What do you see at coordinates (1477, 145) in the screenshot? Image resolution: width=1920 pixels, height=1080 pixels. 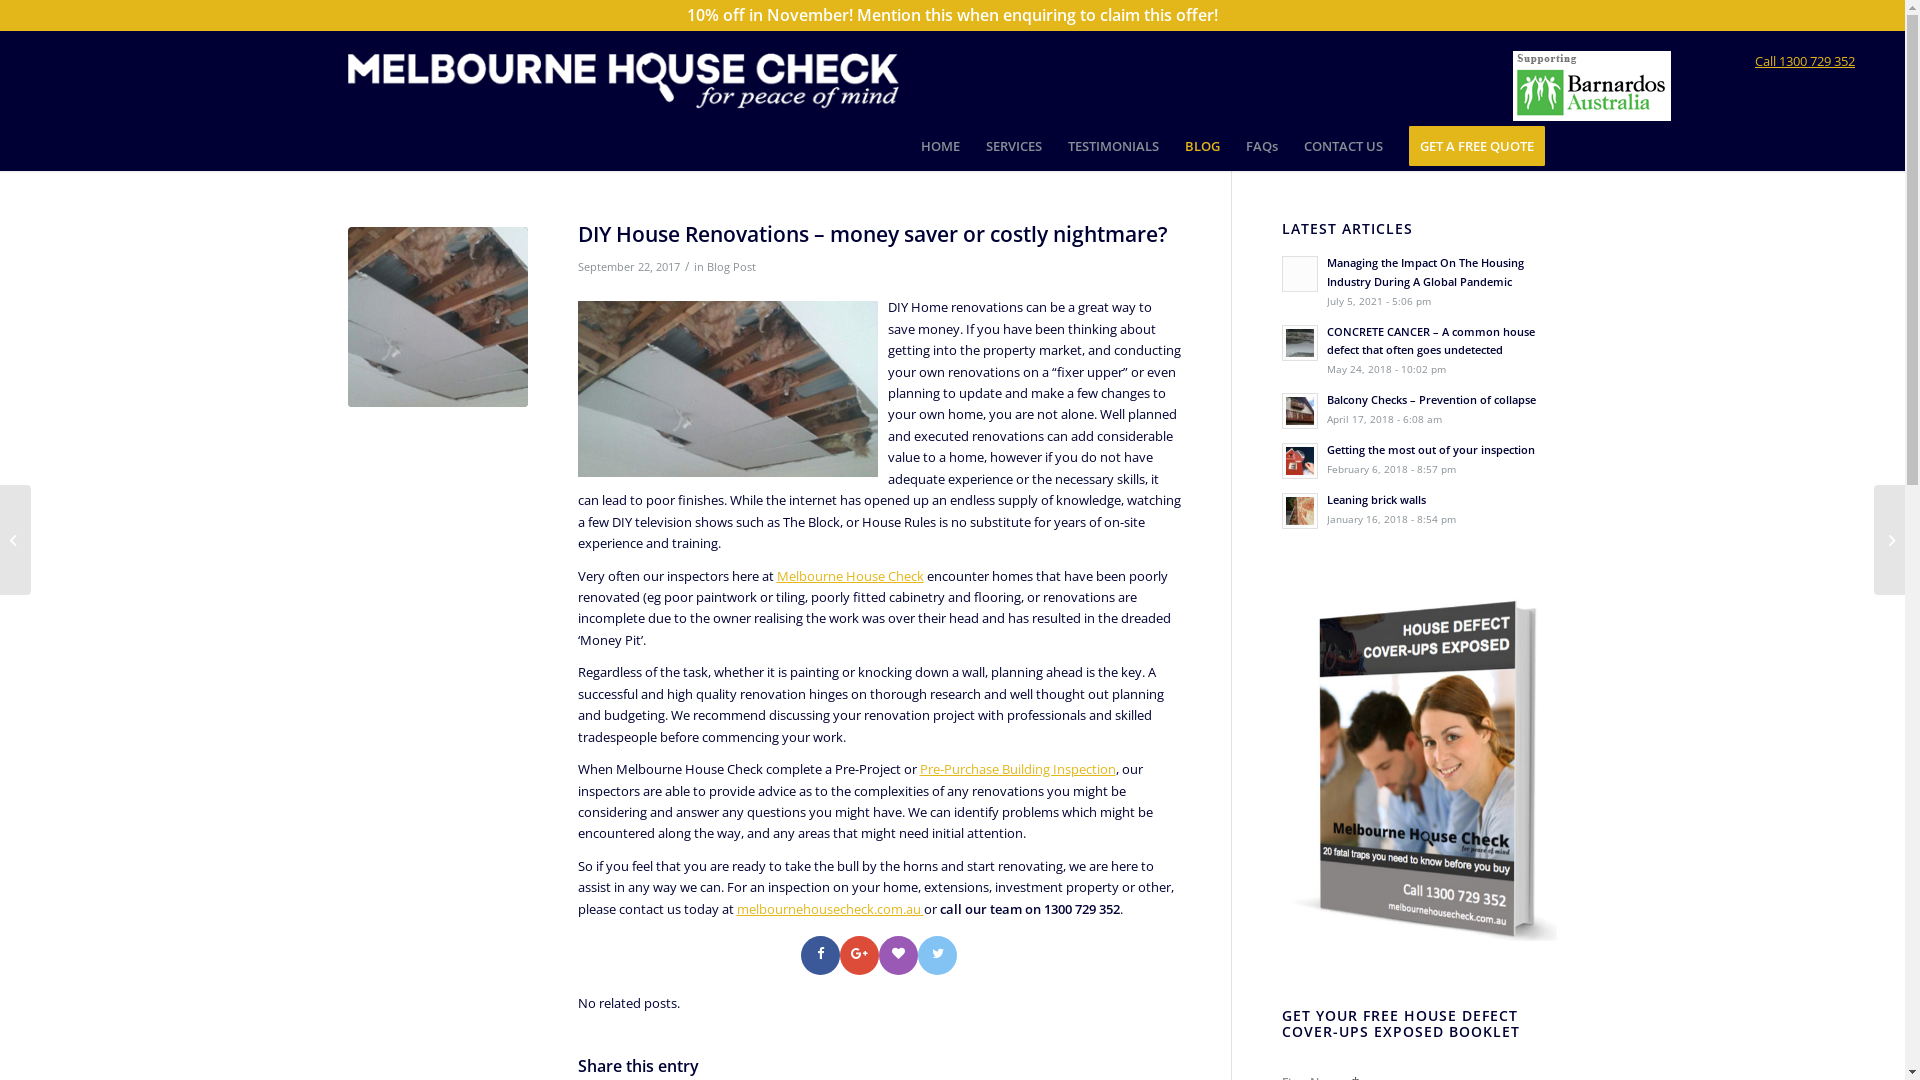 I see `'GET A FREE QUOTE'` at bounding box center [1477, 145].